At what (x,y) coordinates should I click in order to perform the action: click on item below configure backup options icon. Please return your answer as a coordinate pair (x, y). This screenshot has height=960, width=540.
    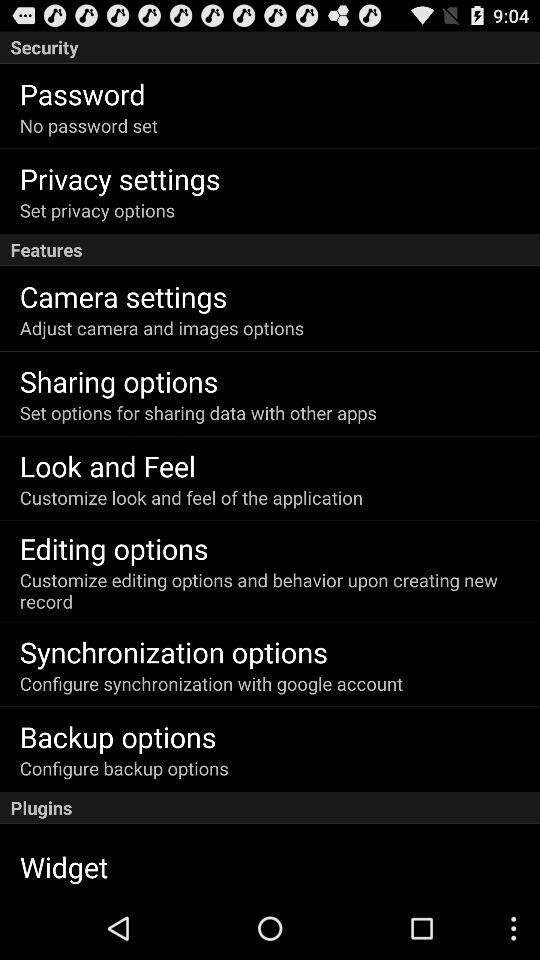
    Looking at the image, I should click on (270, 808).